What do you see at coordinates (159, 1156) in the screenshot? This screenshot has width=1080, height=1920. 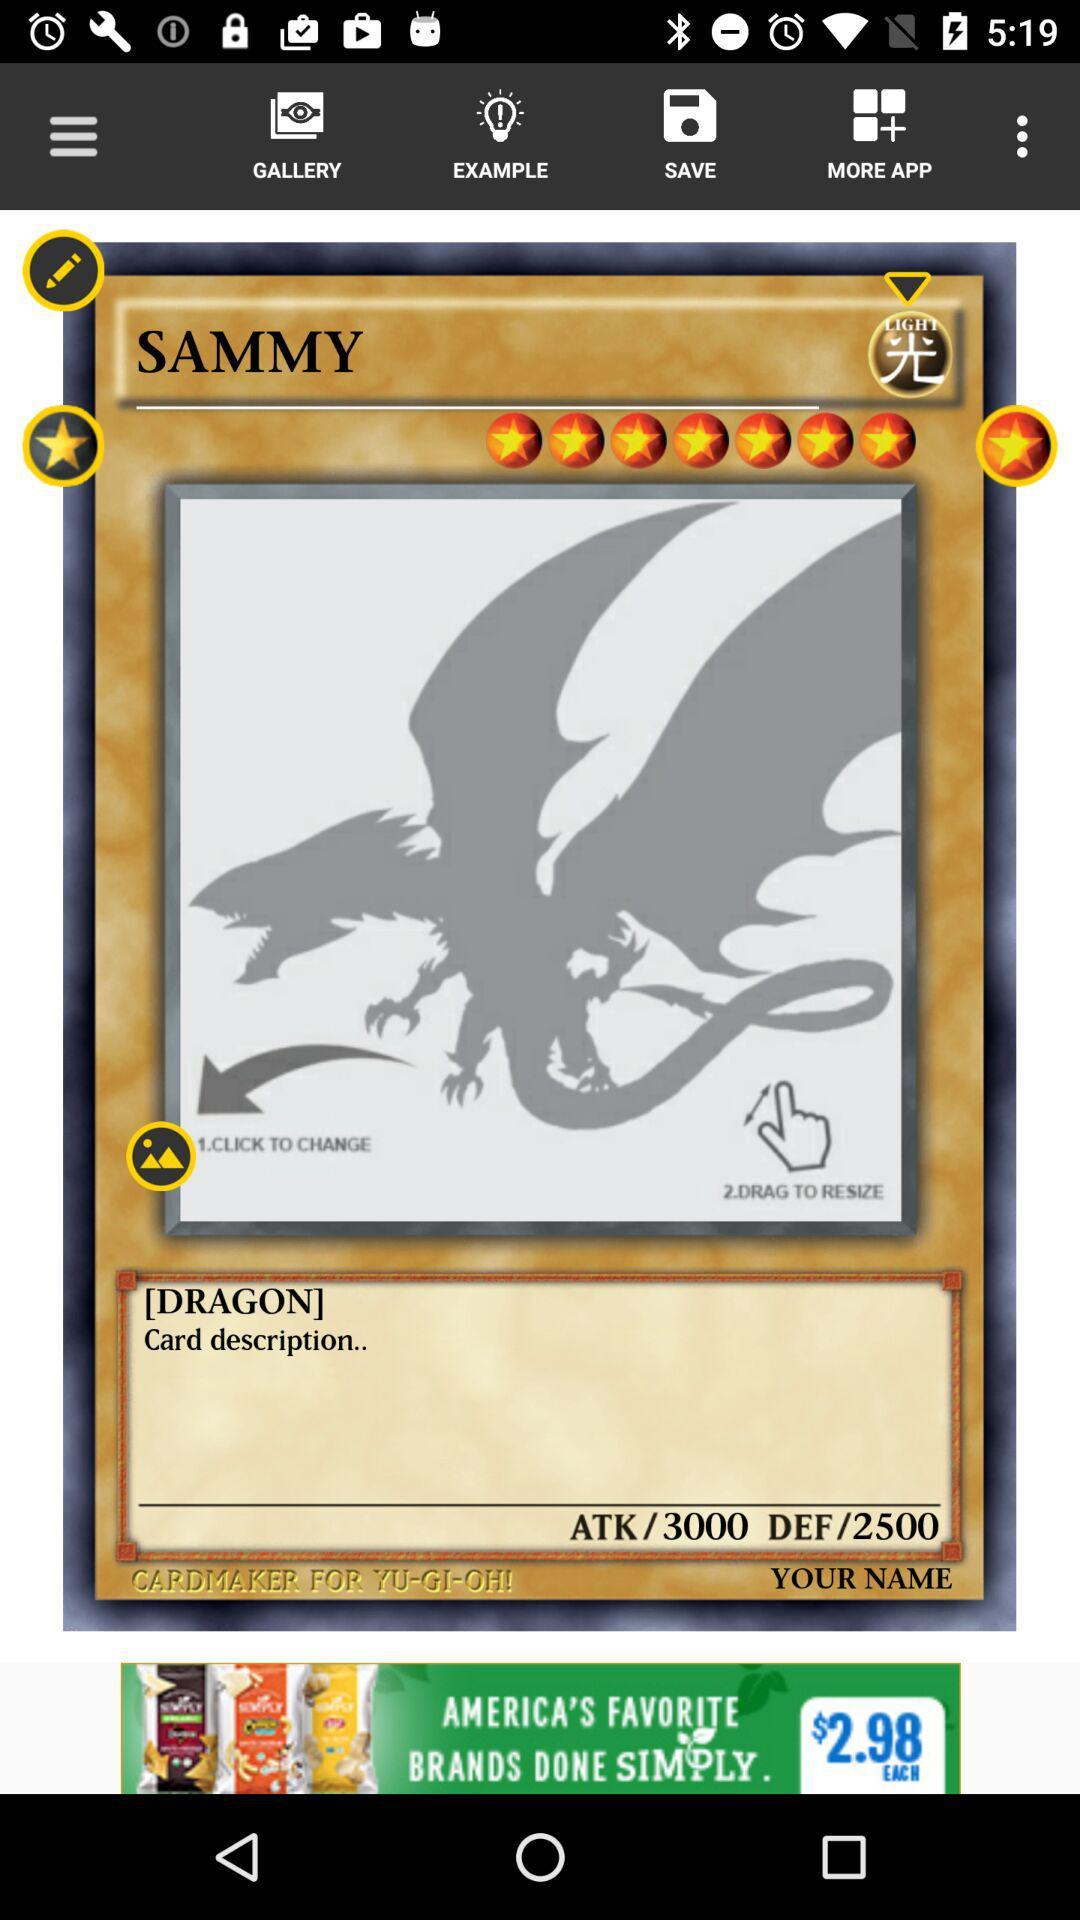 I see `the wallpaper icon` at bounding box center [159, 1156].